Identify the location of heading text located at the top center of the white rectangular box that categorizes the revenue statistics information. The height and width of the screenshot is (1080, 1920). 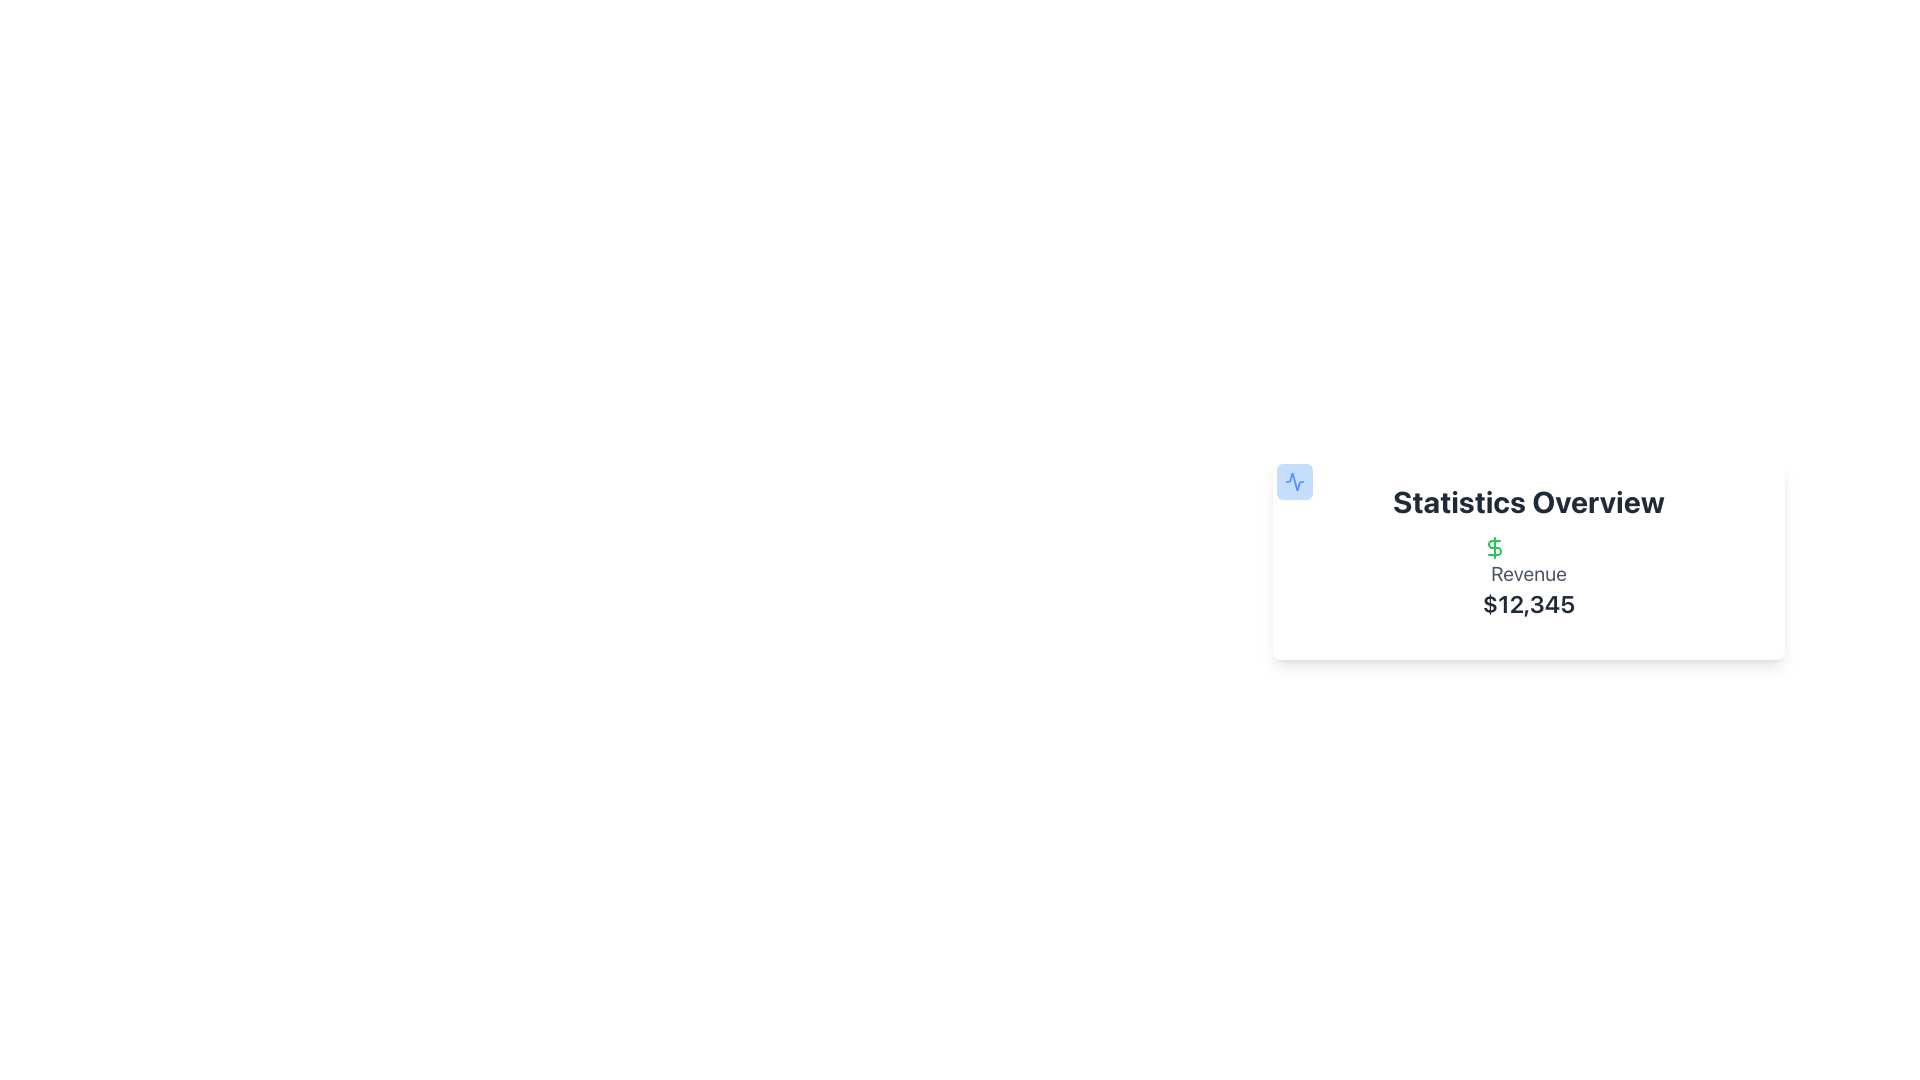
(1528, 500).